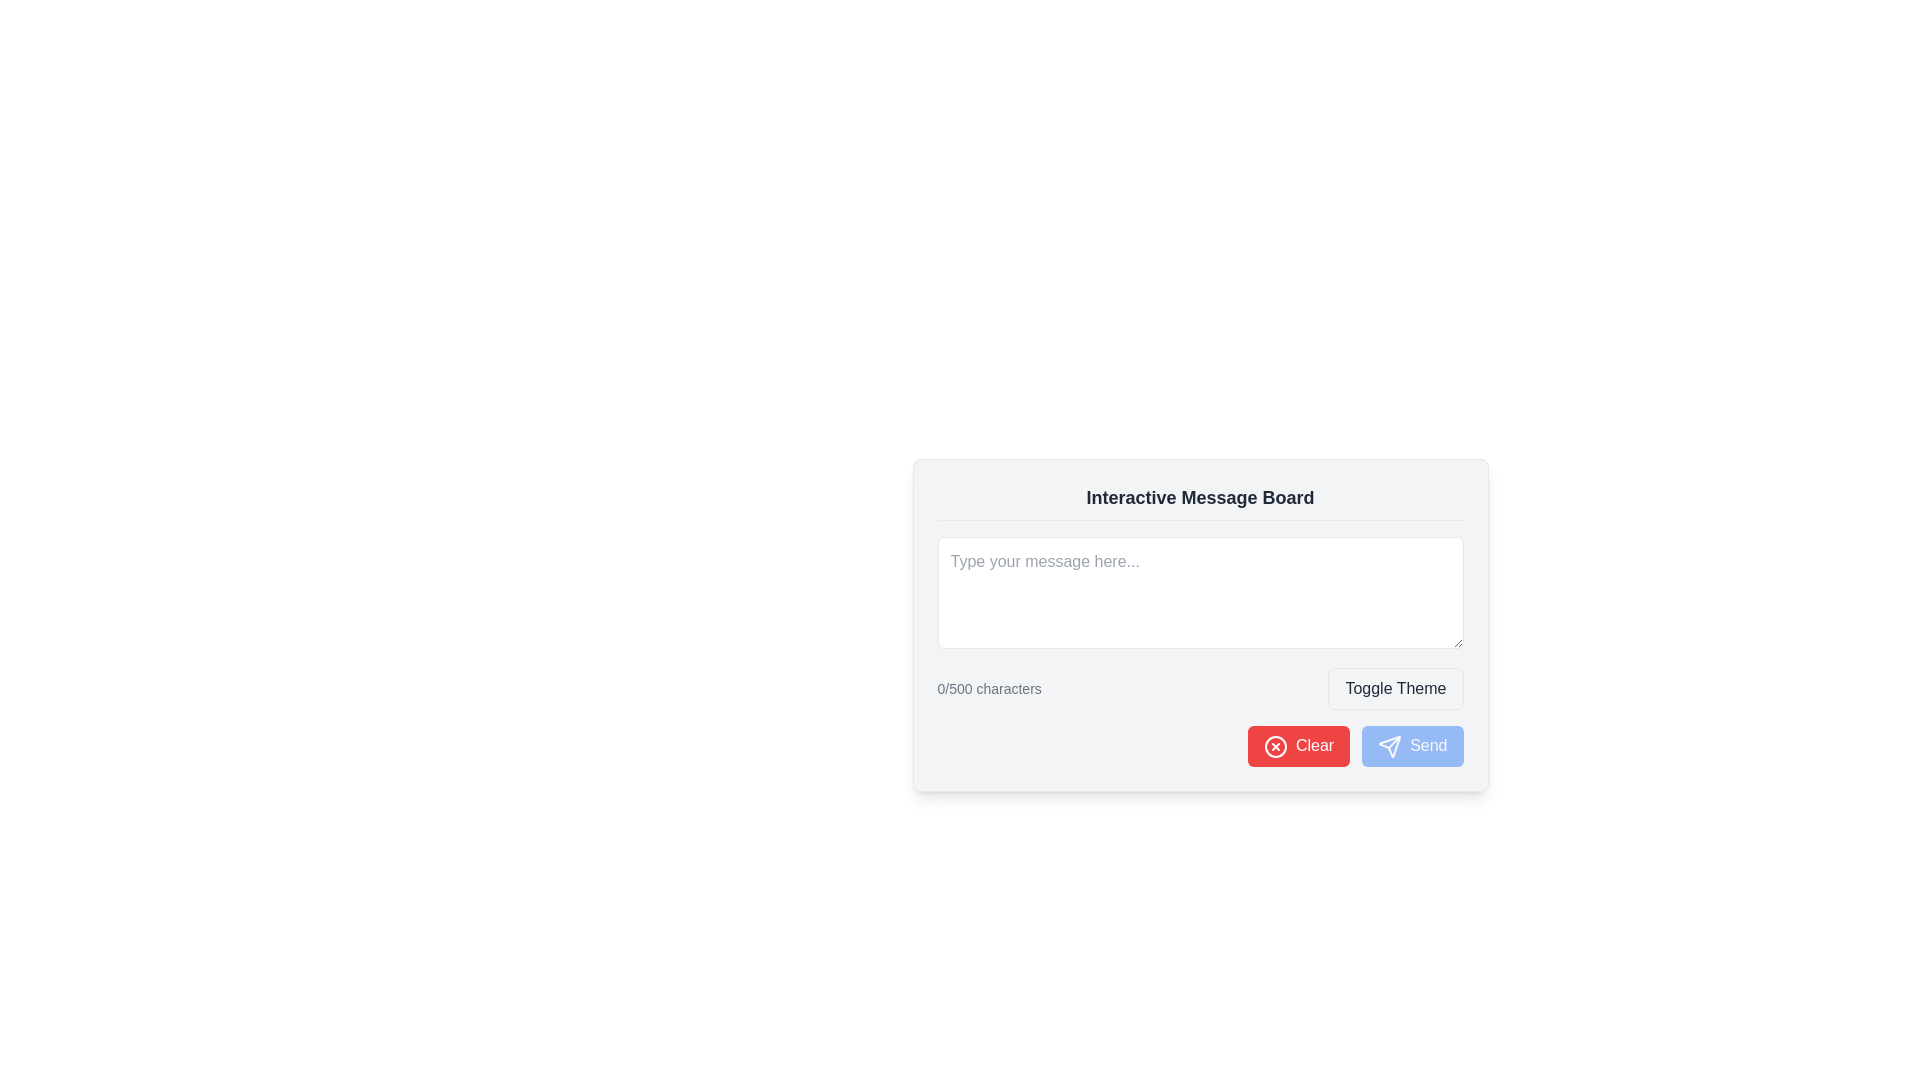 This screenshot has width=1920, height=1080. I want to click on the decorative icon adjacent to the 'Clear' button at the bottom-left corner of the interactive message board interface, so click(1274, 746).